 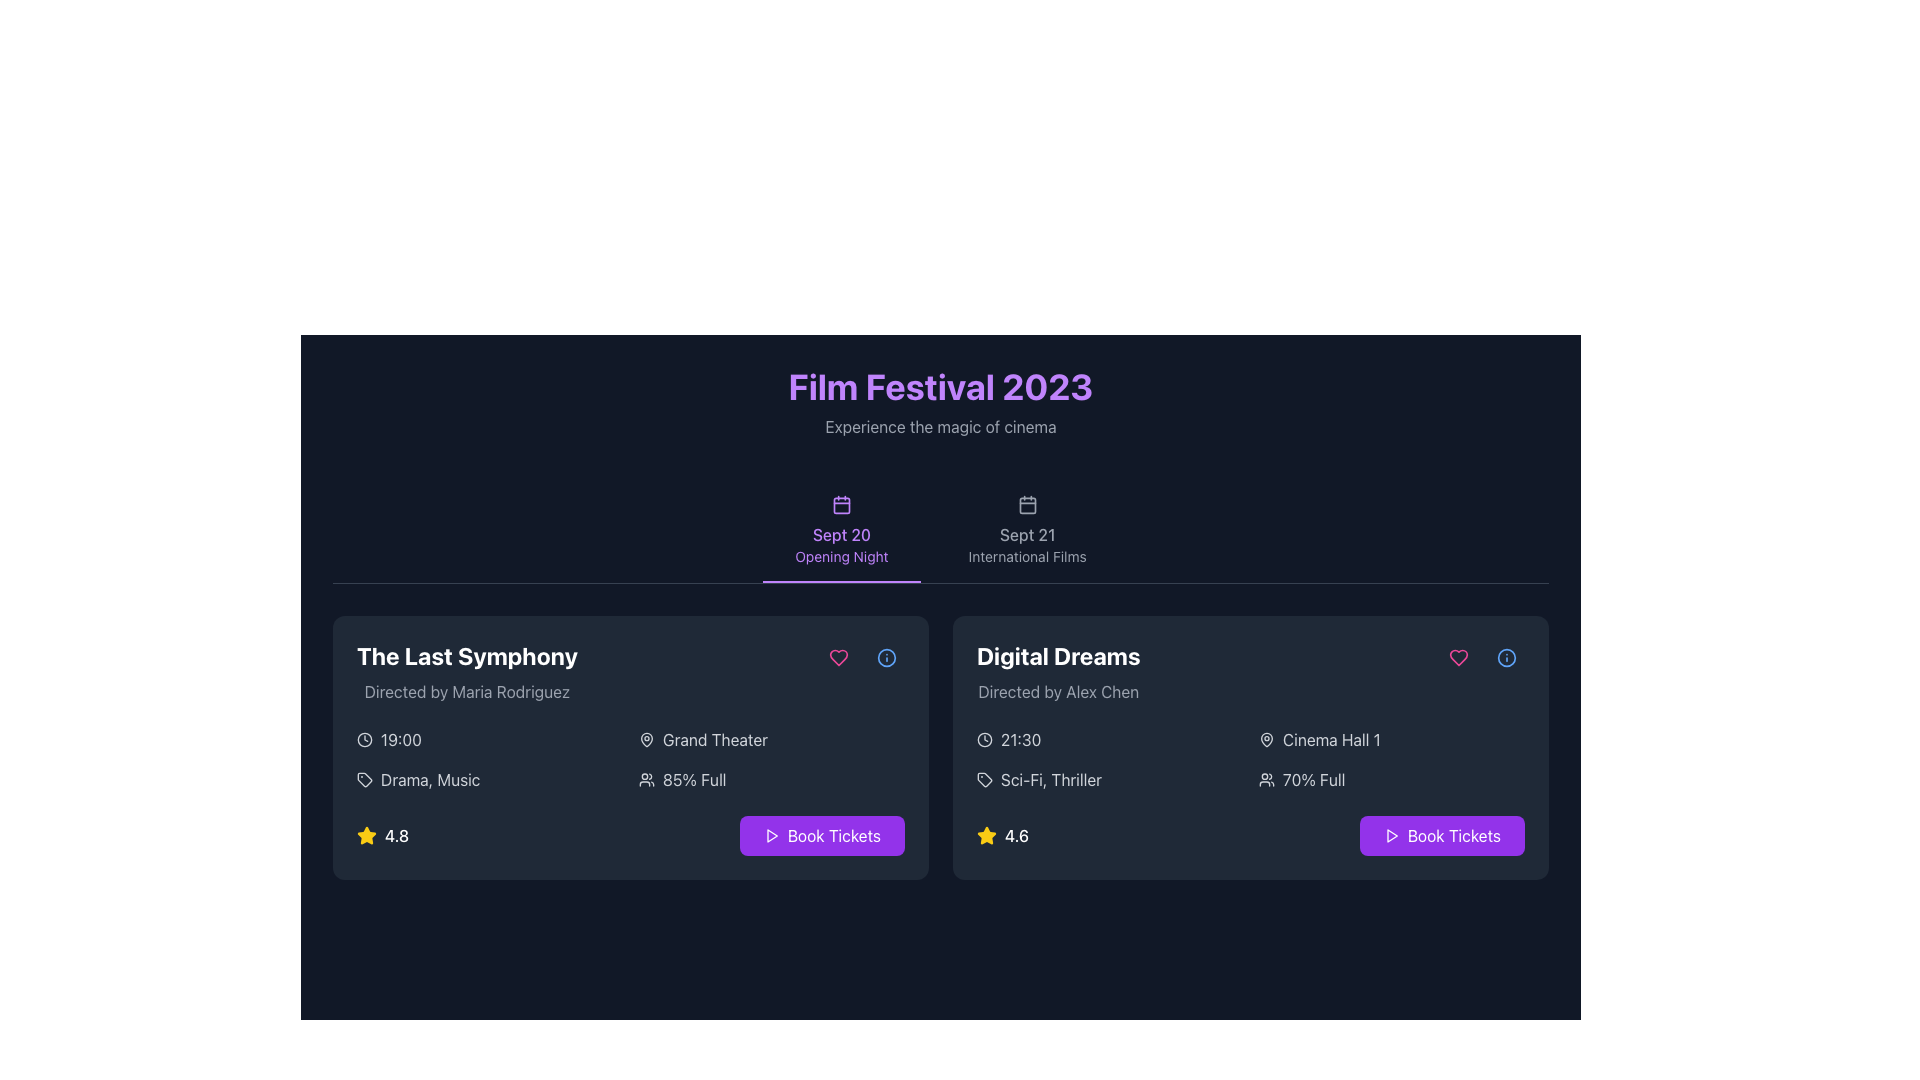 I want to click on the interactive calendar button labeled 'Sept 20' with the icon above and 'Opening Night' below it, styled in purple, so click(x=841, y=530).